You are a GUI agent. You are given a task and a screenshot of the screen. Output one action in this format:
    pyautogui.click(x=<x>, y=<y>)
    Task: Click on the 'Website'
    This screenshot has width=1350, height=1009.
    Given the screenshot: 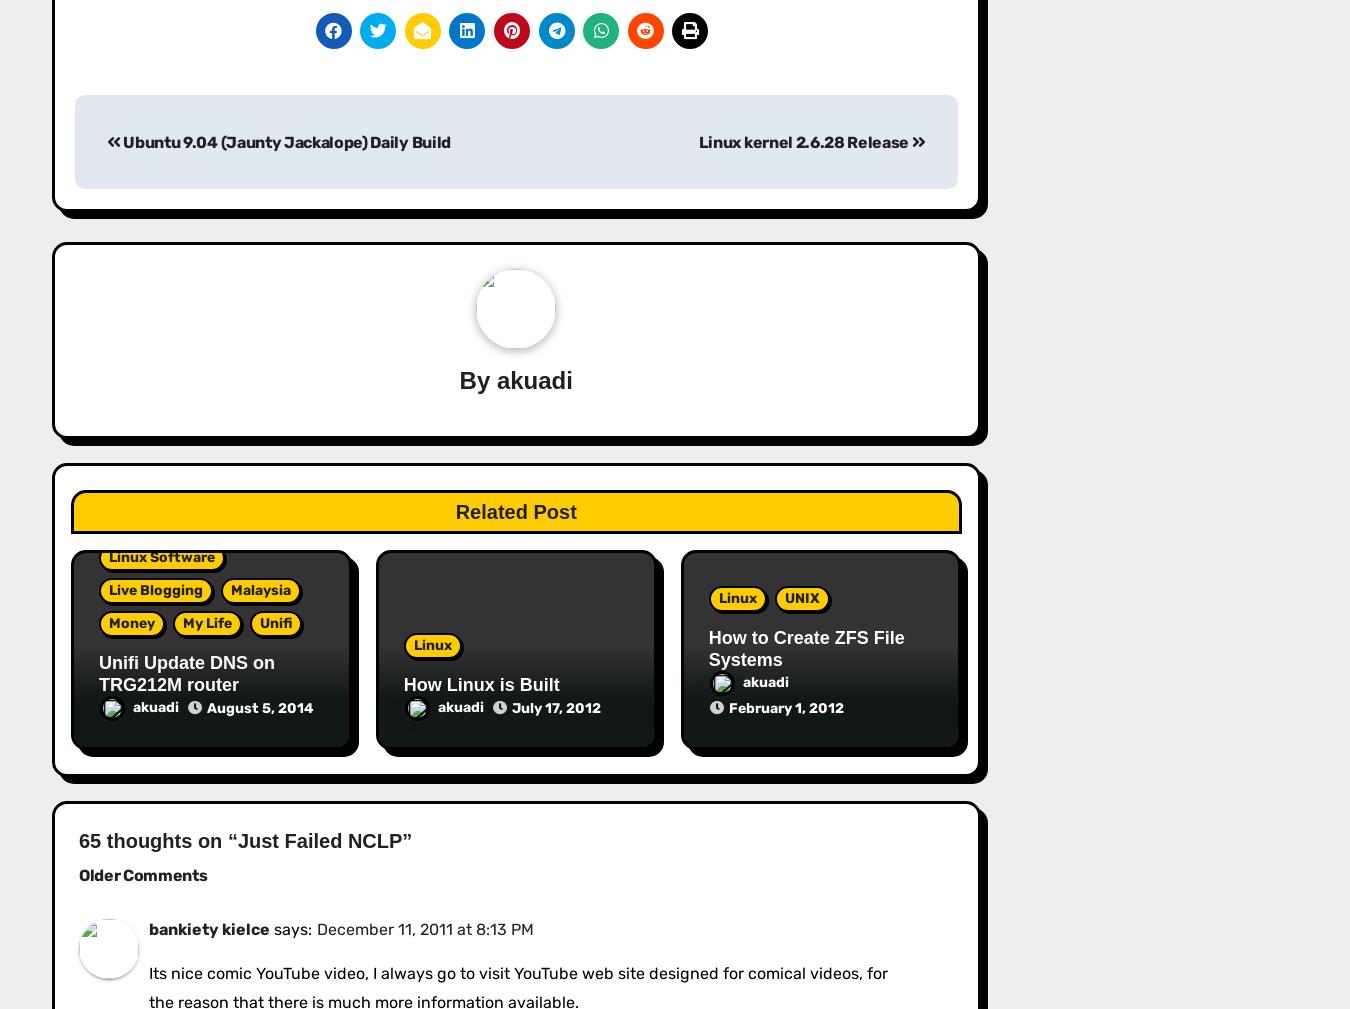 What is the action you would take?
    pyautogui.click(x=107, y=184)
    